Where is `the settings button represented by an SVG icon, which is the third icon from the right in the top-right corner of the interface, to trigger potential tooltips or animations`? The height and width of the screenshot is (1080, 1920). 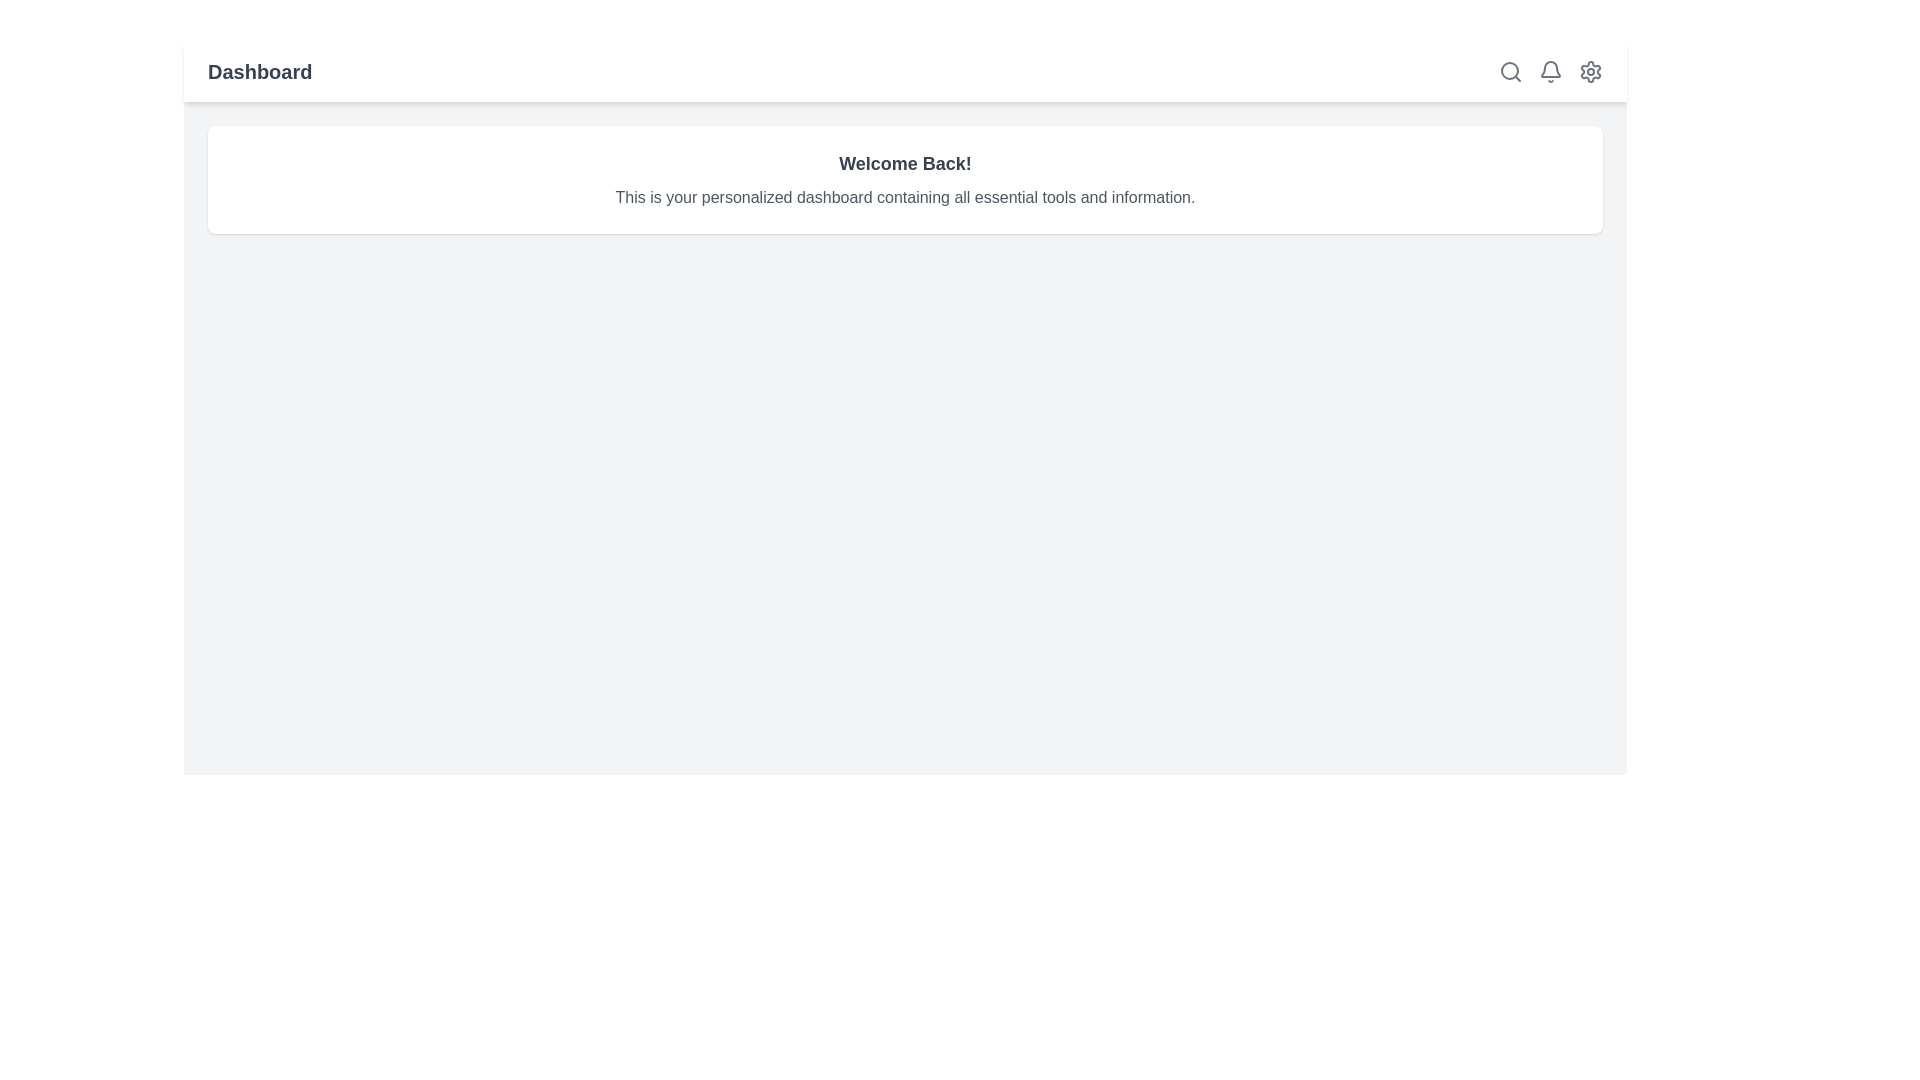 the settings button represented by an SVG icon, which is the third icon from the right in the top-right corner of the interface, to trigger potential tooltips or animations is located at coordinates (1589, 71).